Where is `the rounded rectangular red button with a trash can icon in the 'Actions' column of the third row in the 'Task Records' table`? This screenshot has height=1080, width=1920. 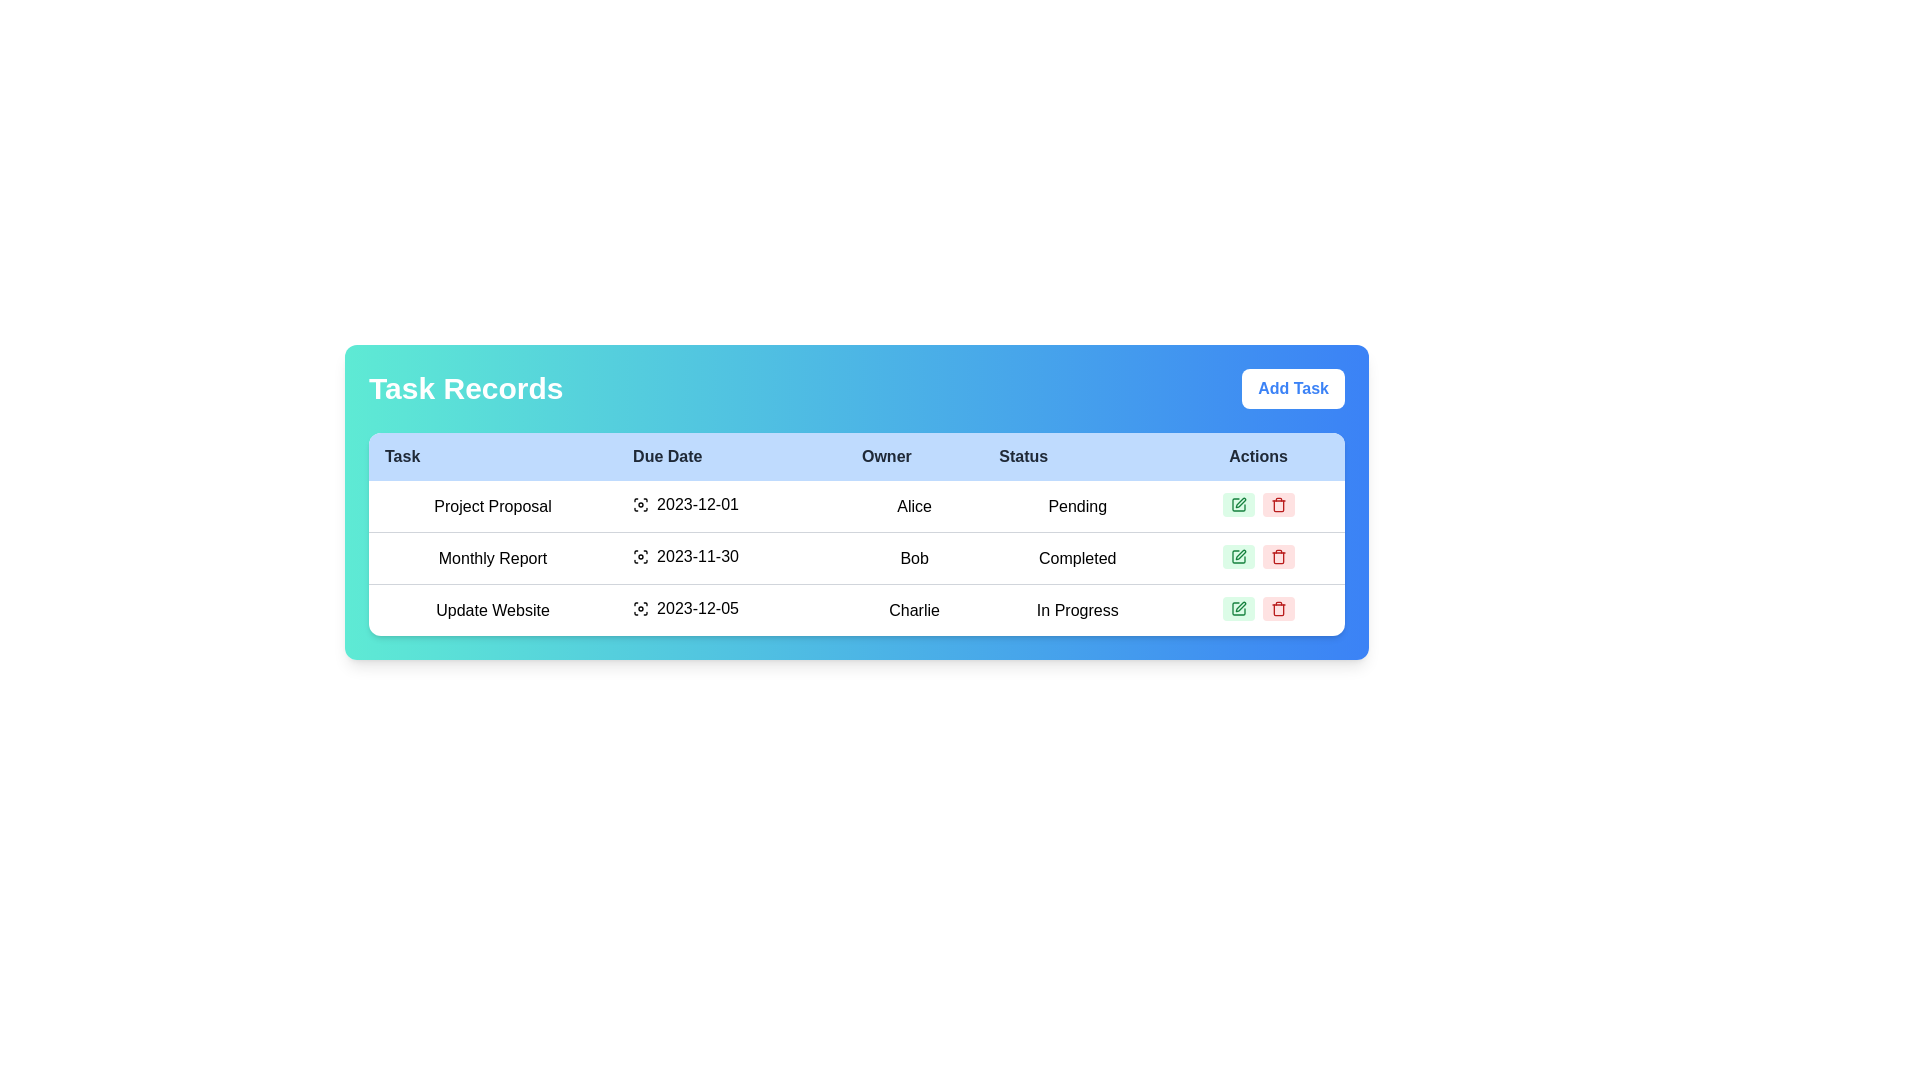
the rounded rectangular red button with a trash can icon in the 'Actions' column of the third row in the 'Task Records' table is located at coordinates (1277, 608).